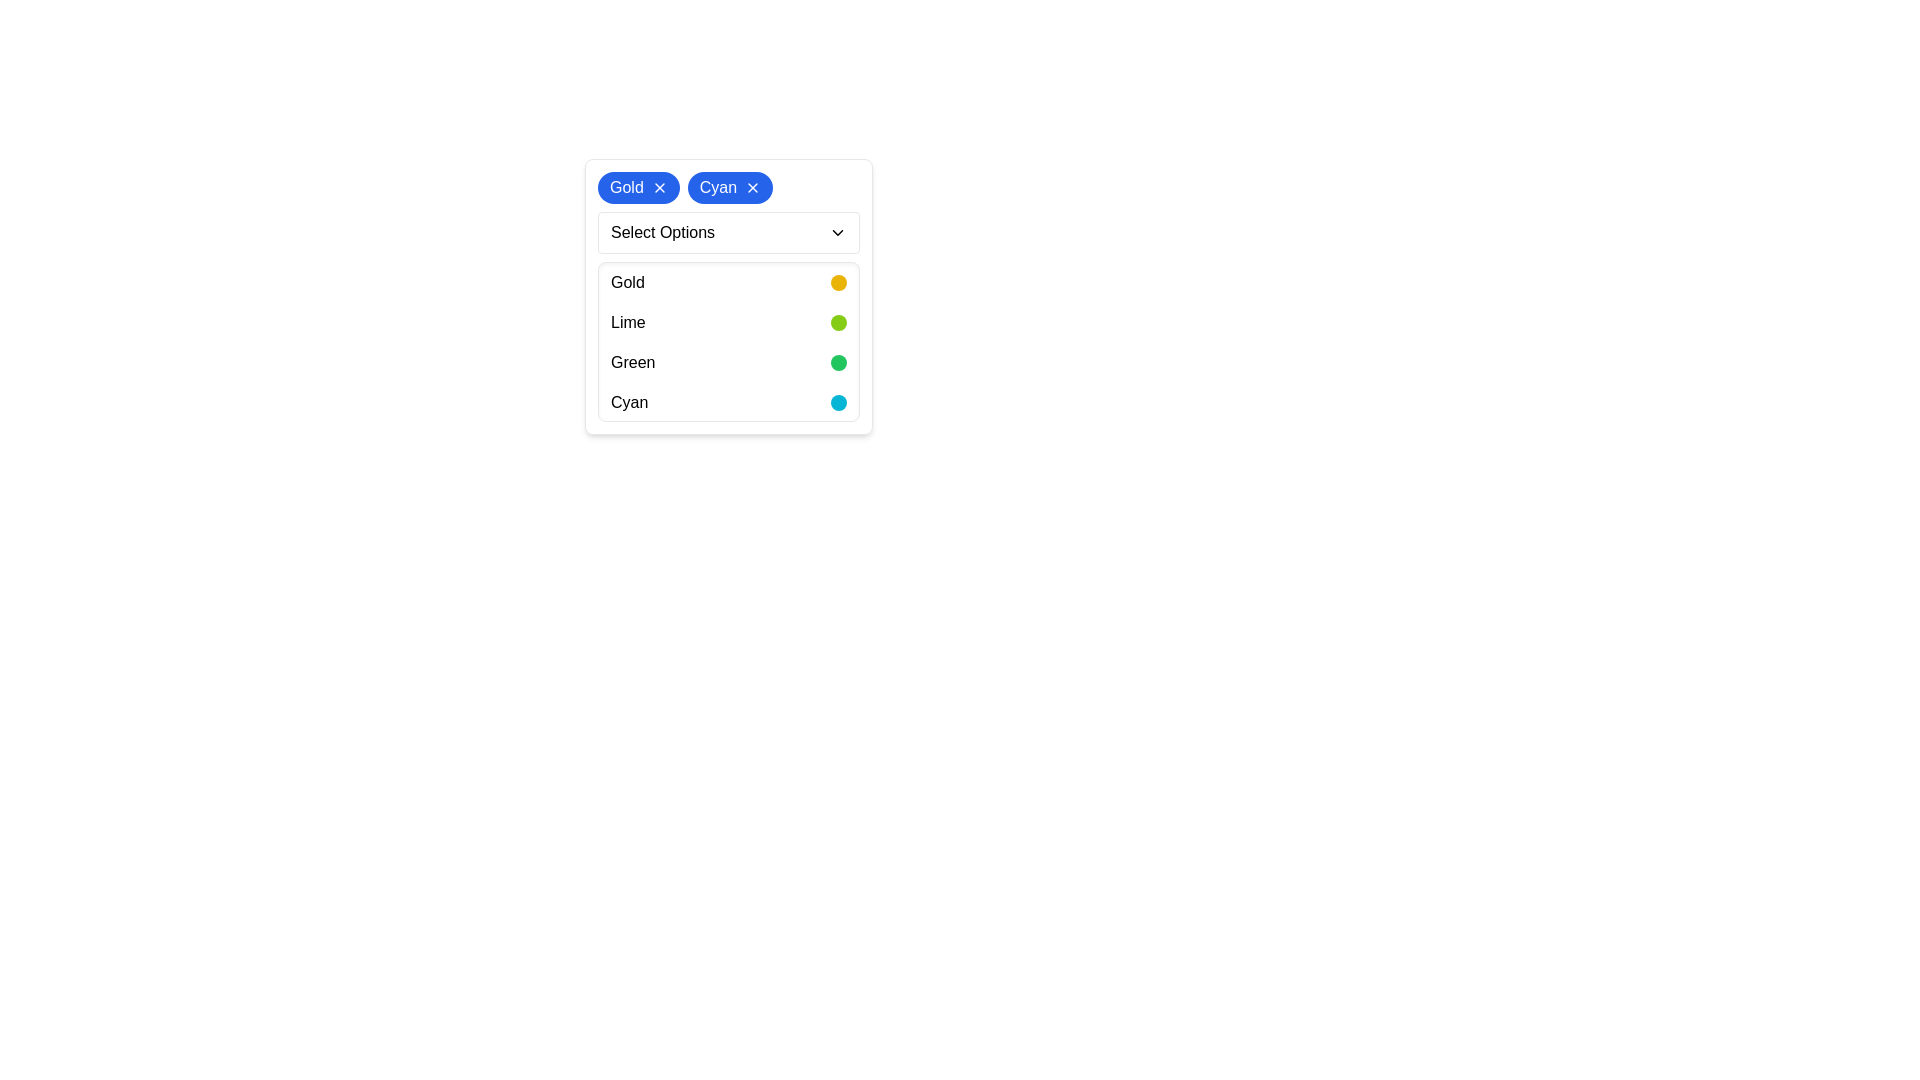  I want to click on the first list item labeled 'Gold' by pressing or tapping on it, so click(728, 282).